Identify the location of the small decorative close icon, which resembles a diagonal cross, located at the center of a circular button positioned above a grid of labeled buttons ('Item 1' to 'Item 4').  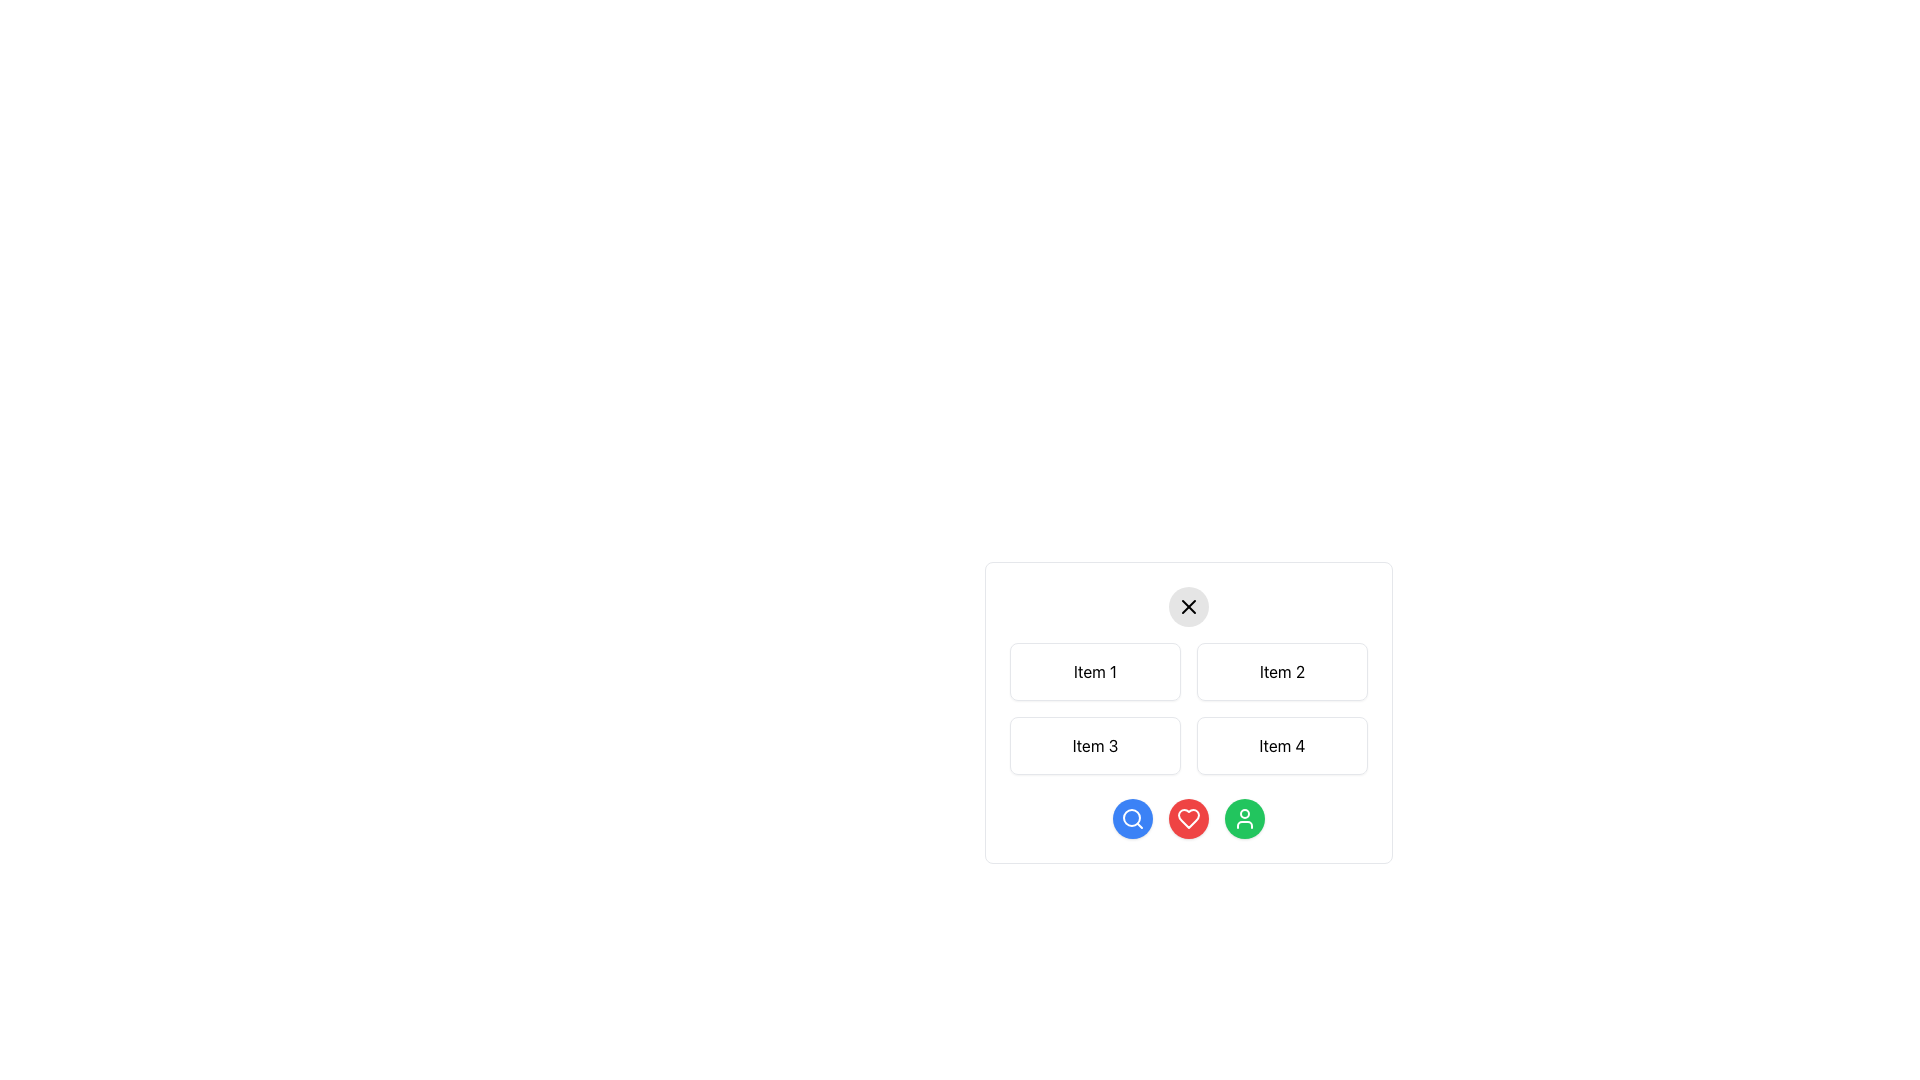
(1189, 605).